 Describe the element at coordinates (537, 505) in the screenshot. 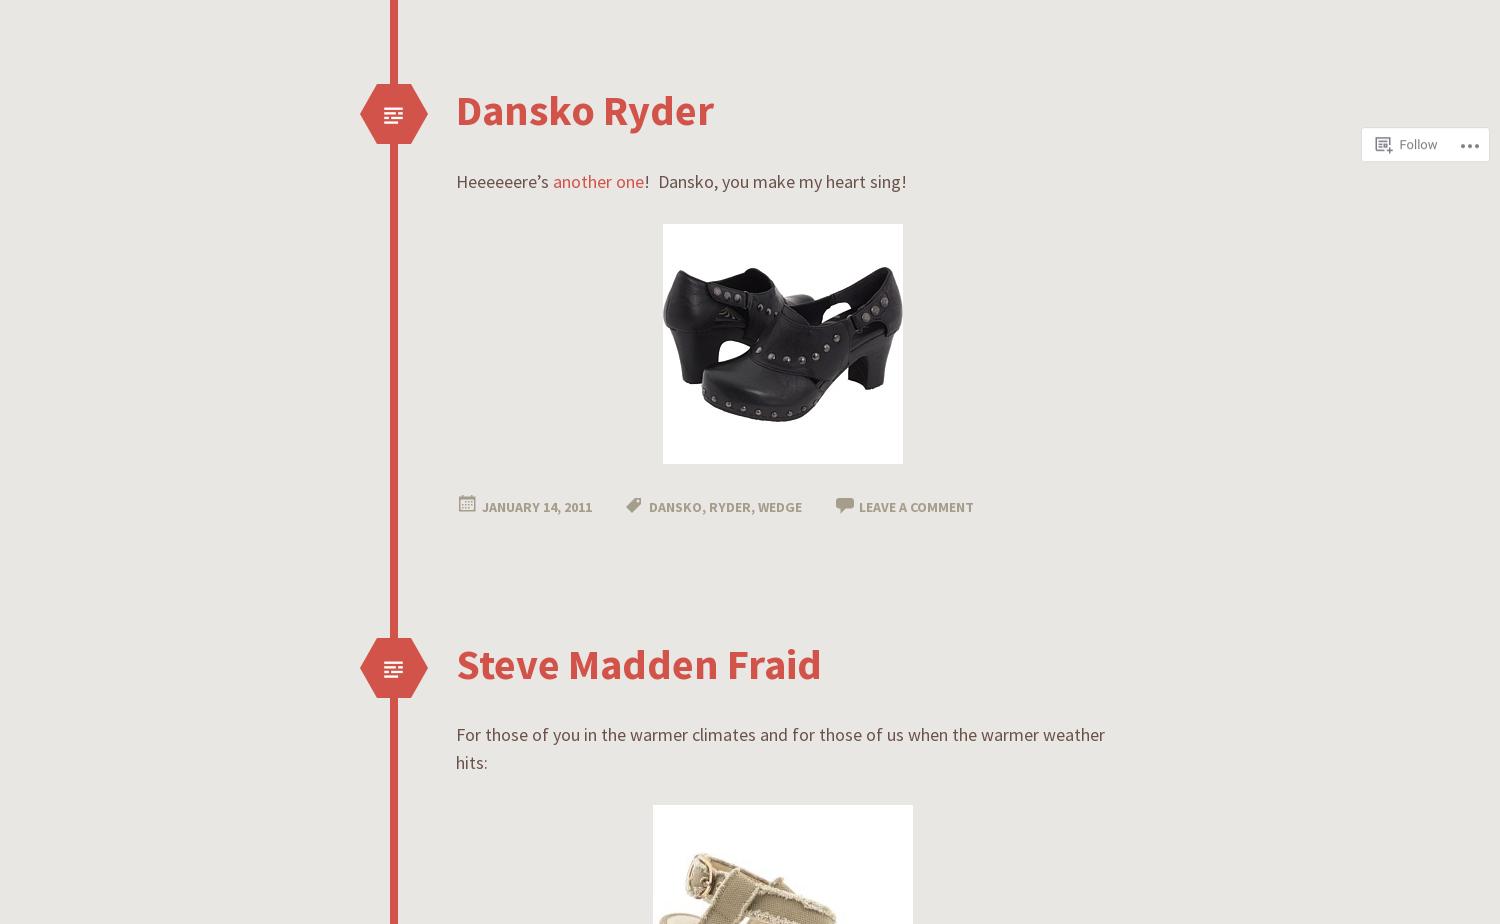

I see `'January 14, 2011'` at that location.